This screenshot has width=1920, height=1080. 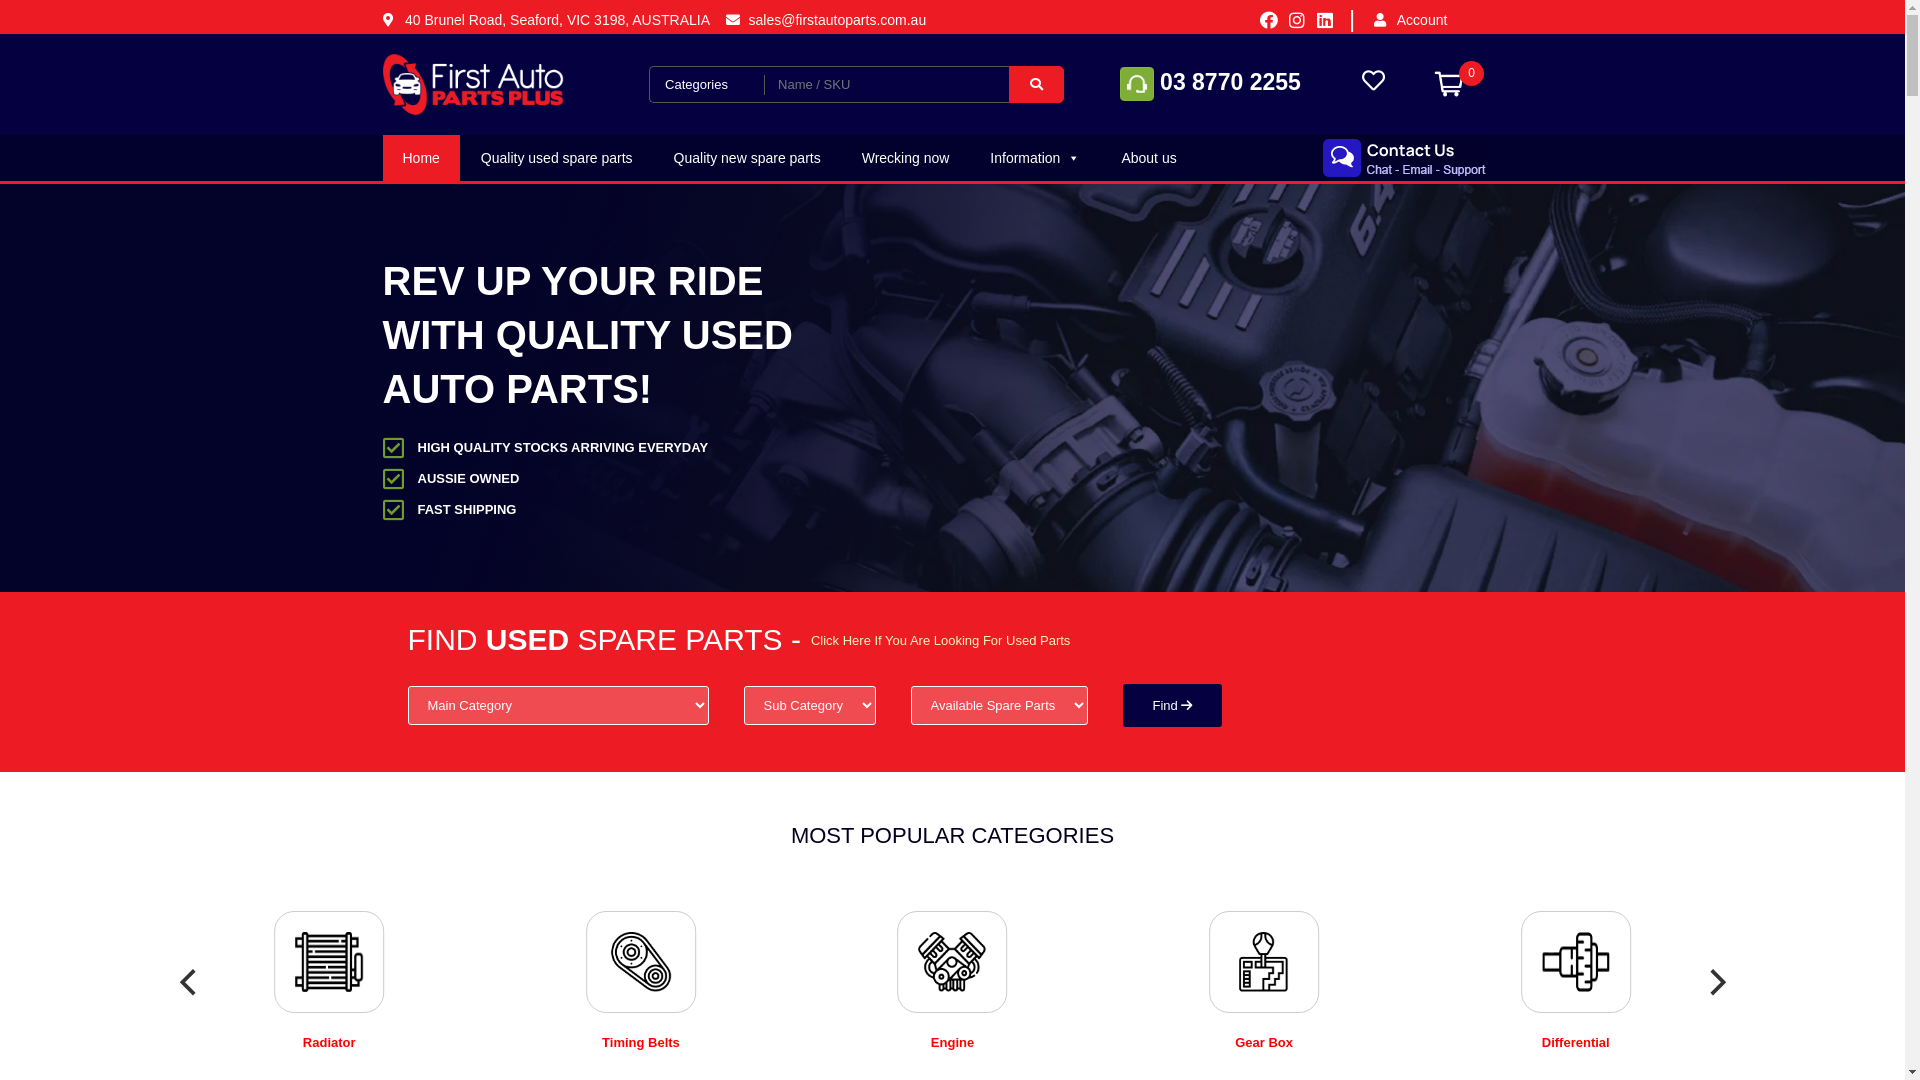 What do you see at coordinates (1209, 80) in the screenshot?
I see `'03 8770 2255'` at bounding box center [1209, 80].